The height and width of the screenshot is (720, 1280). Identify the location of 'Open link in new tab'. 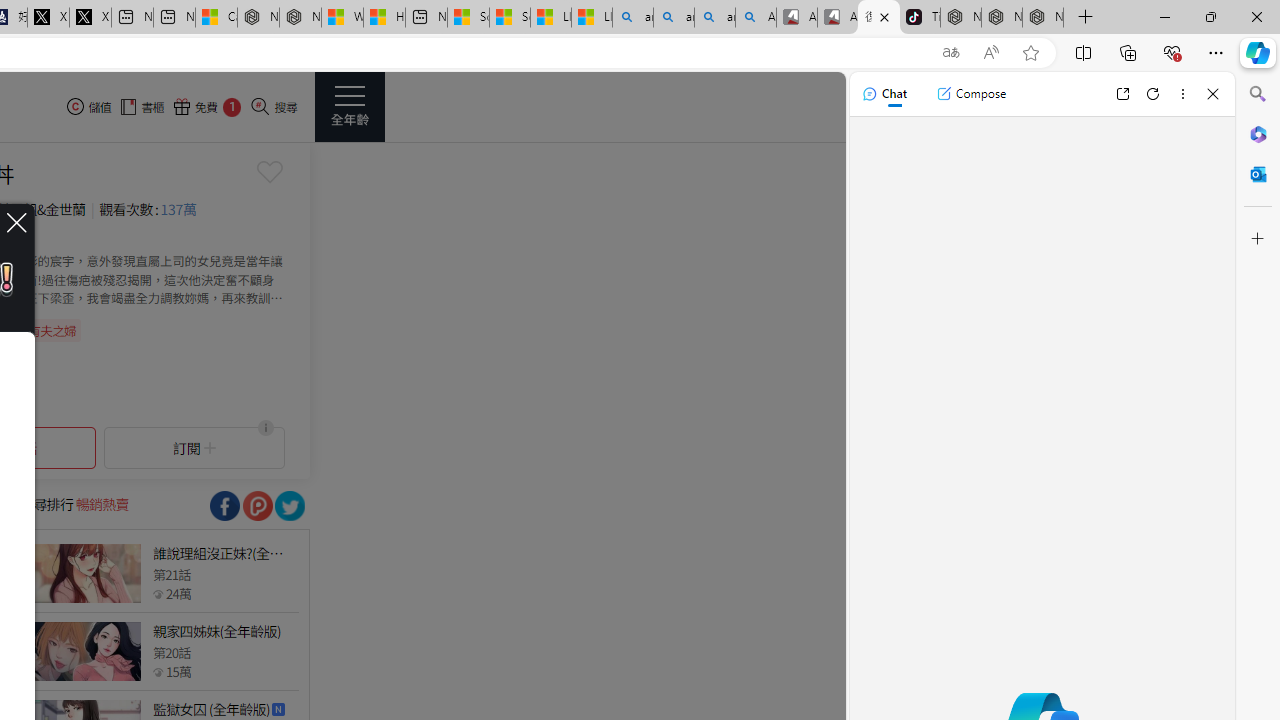
(1122, 93).